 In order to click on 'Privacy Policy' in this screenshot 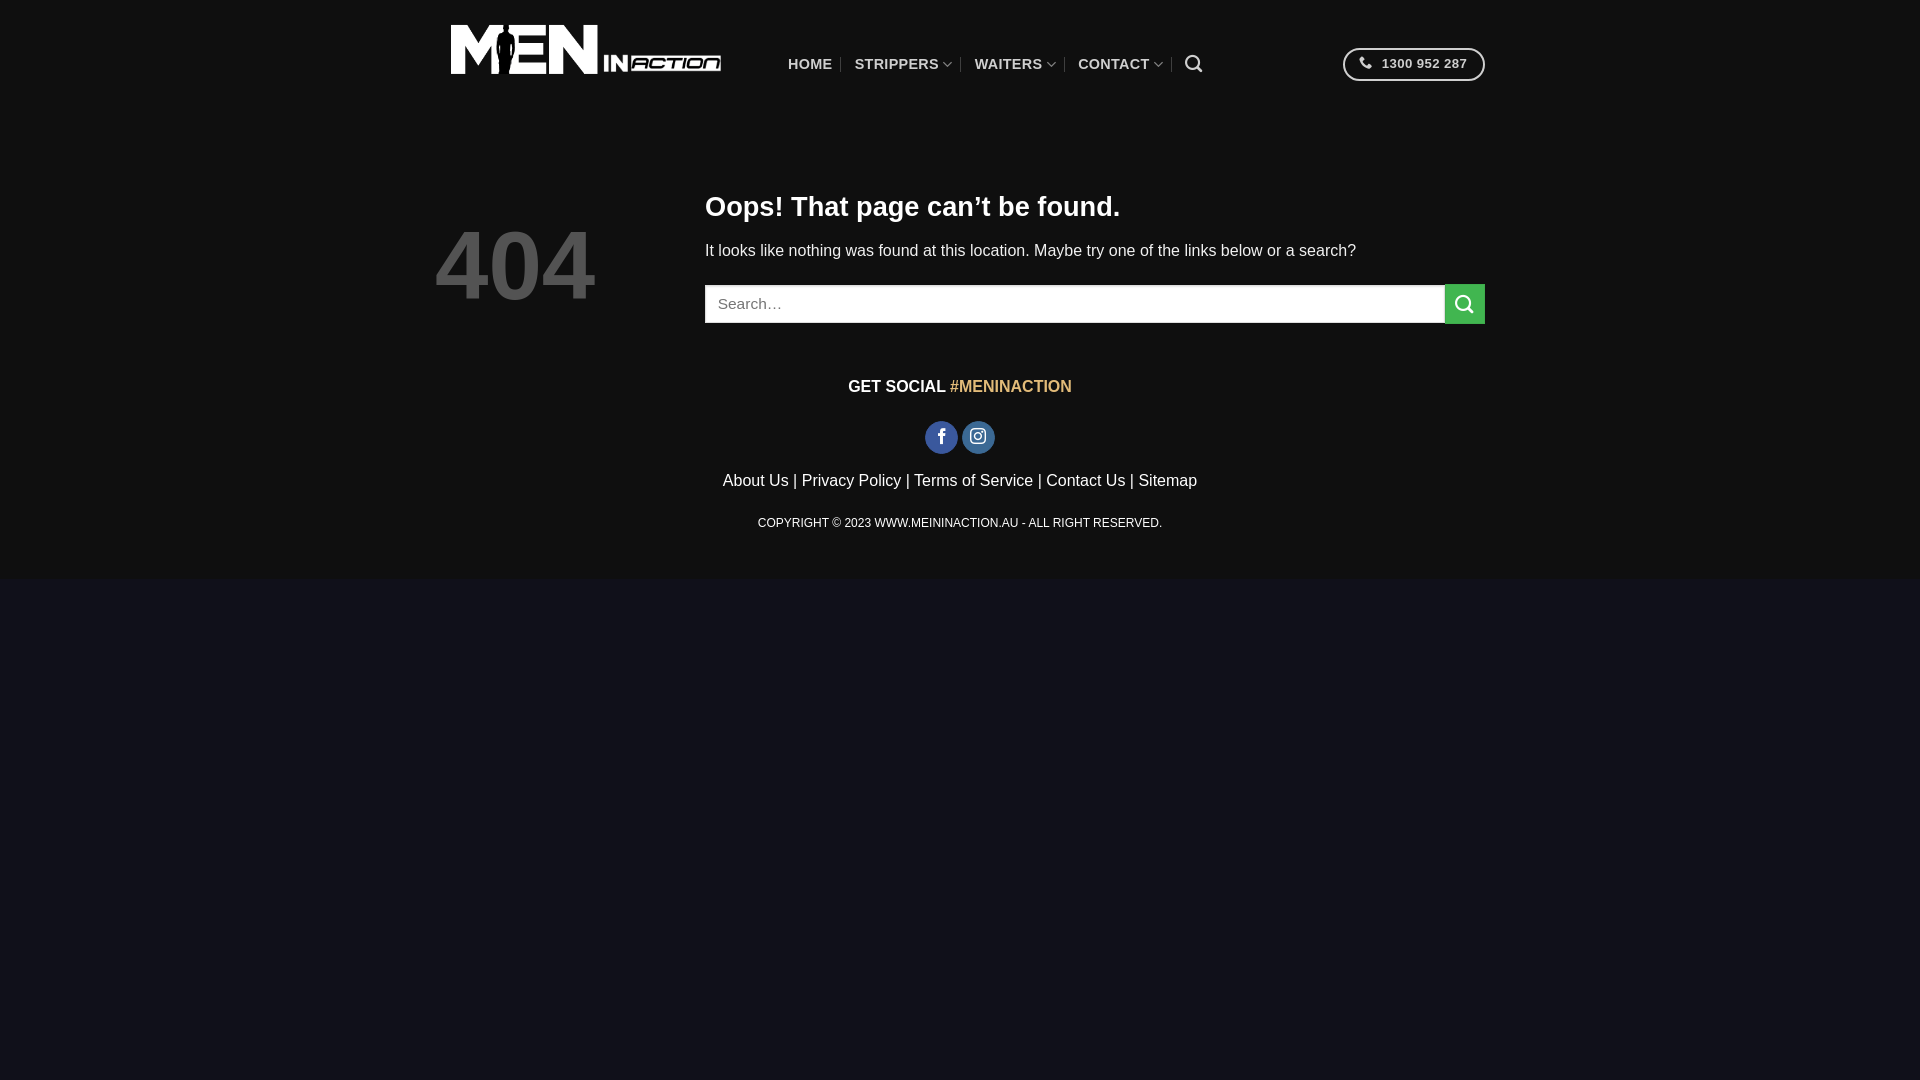, I will do `click(801, 480)`.